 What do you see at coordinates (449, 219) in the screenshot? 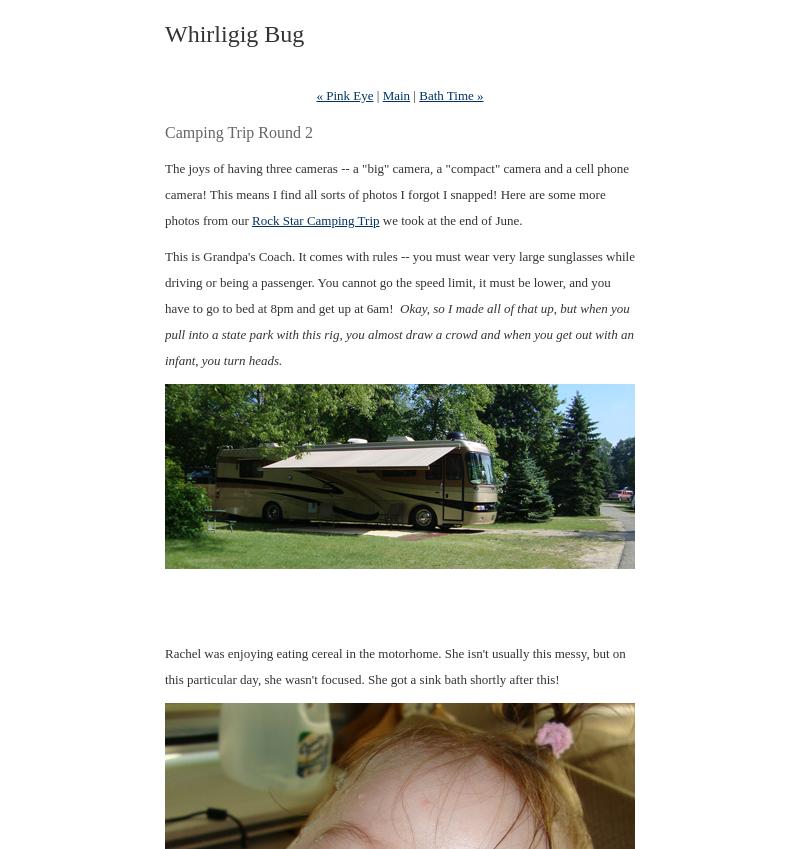
I see `'we took at the end of June.'` at bounding box center [449, 219].